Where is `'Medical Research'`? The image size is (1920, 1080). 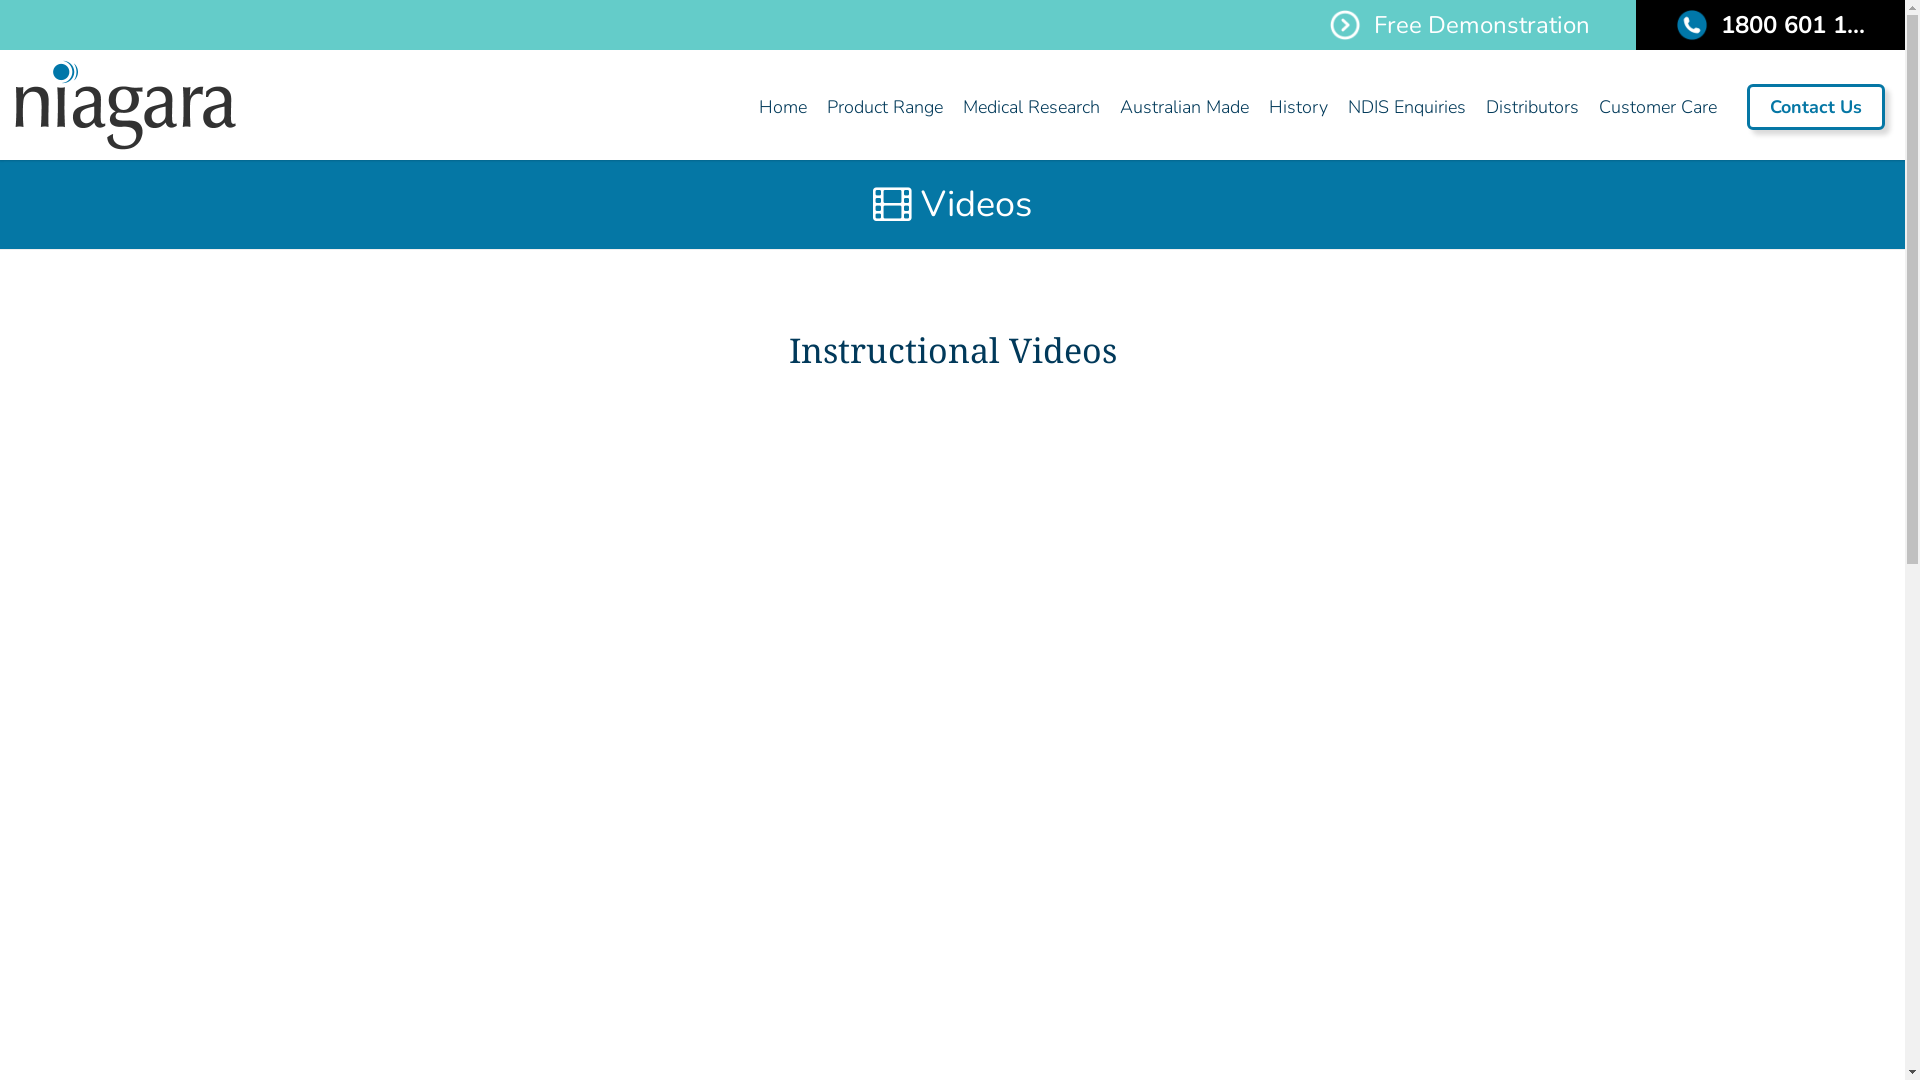
'Medical Research' is located at coordinates (1031, 107).